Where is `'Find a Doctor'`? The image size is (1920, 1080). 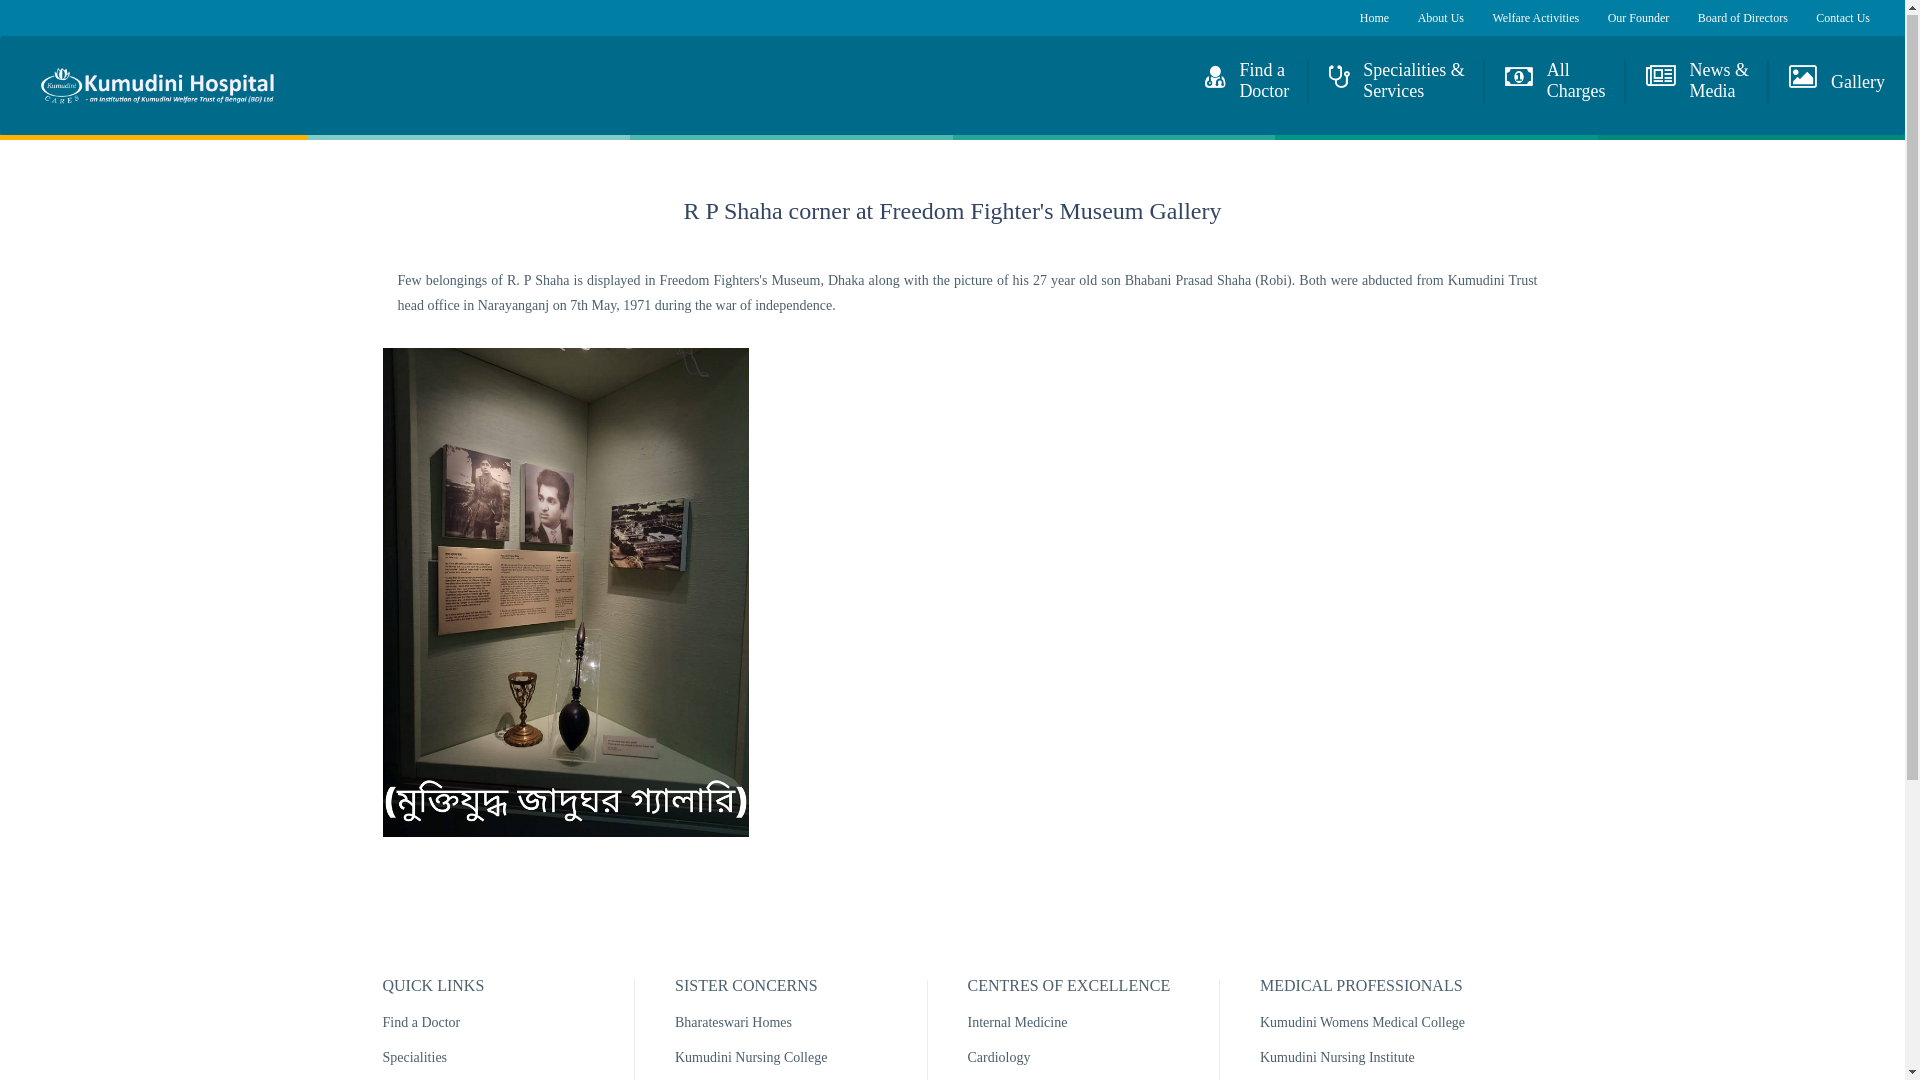
'Find a Doctor' is located at coordinates (420, 1023).